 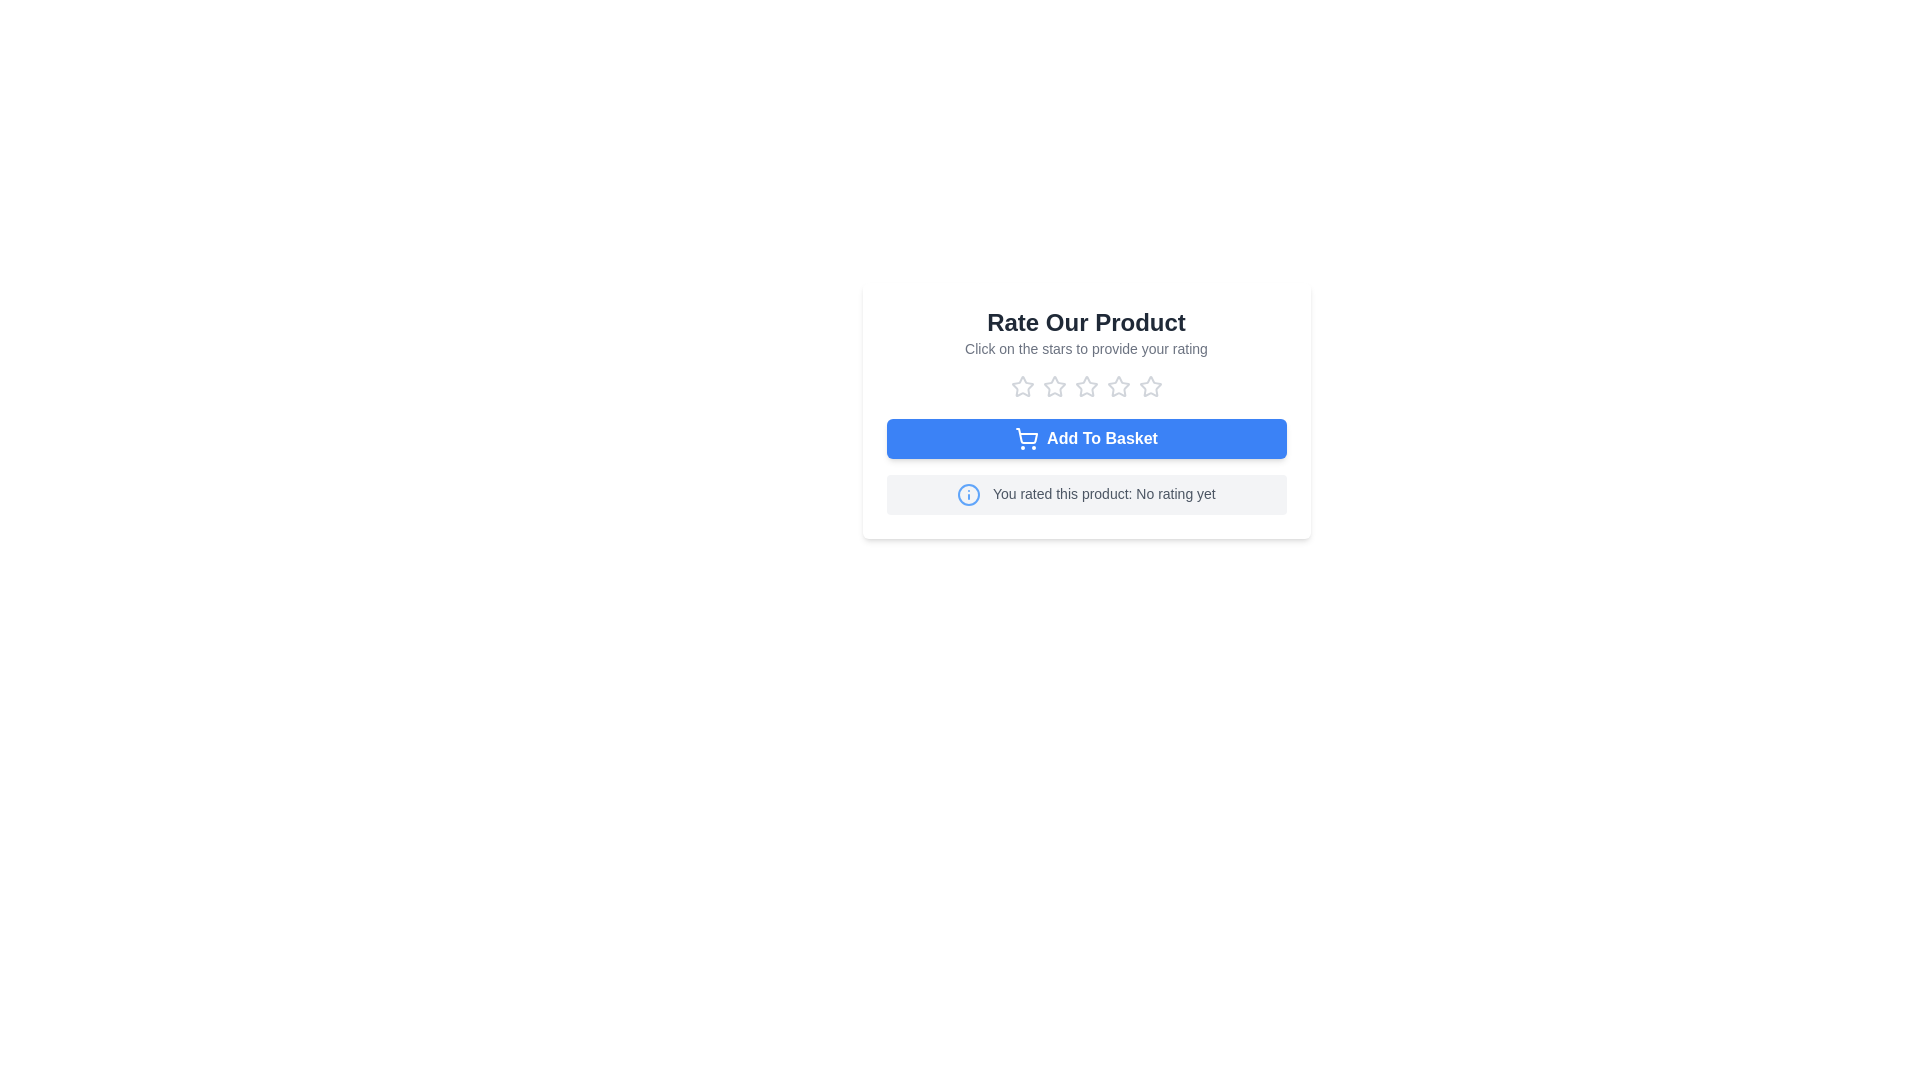 What do you see at coordinates (1085, 386) in the screenshot?
I see `the third SVG star icon in the horizontal sequence of five stars, which serves as an interactive rating input on the card interface` at bounding box center [1085, 386].